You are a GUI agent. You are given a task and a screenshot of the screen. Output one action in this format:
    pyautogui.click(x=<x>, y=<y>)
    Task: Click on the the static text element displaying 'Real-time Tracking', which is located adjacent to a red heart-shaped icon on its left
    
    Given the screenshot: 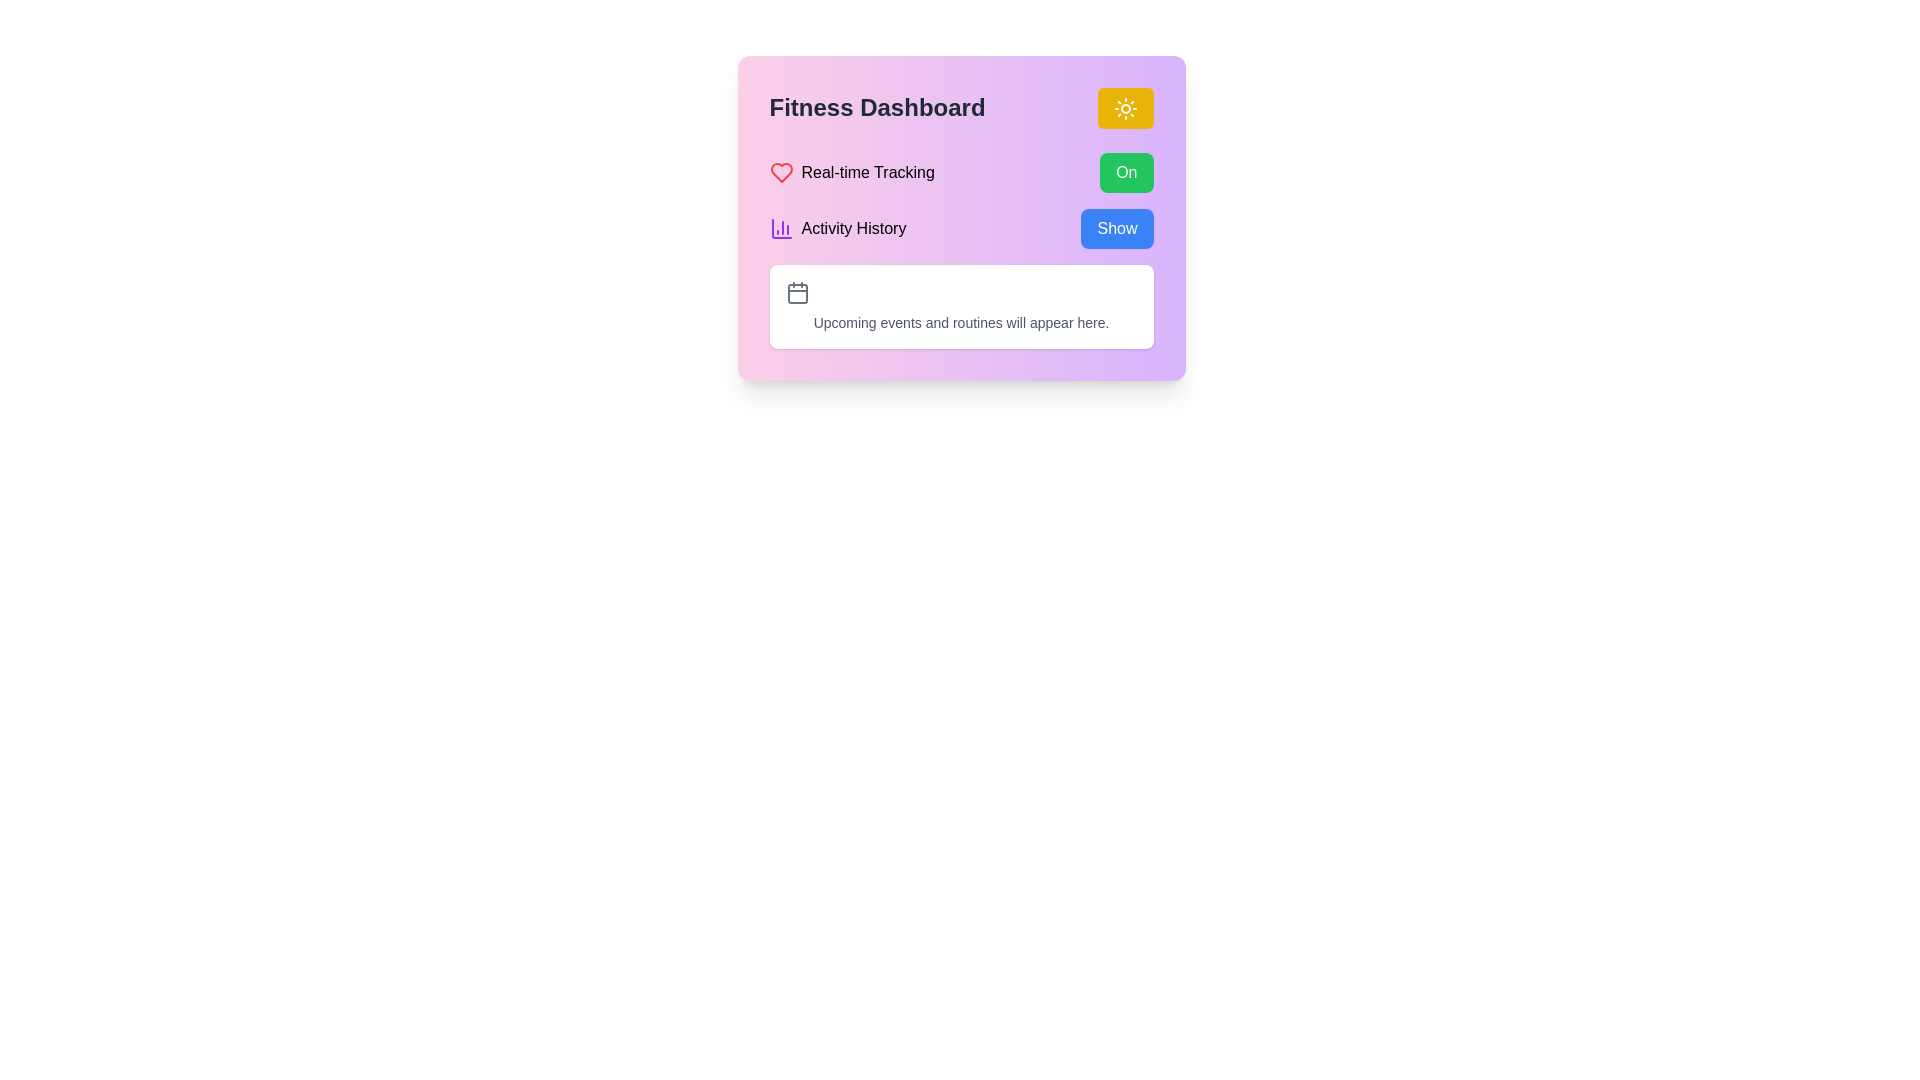 What is the action you would take?
    pyautogui.click(x=868, y=171)
    